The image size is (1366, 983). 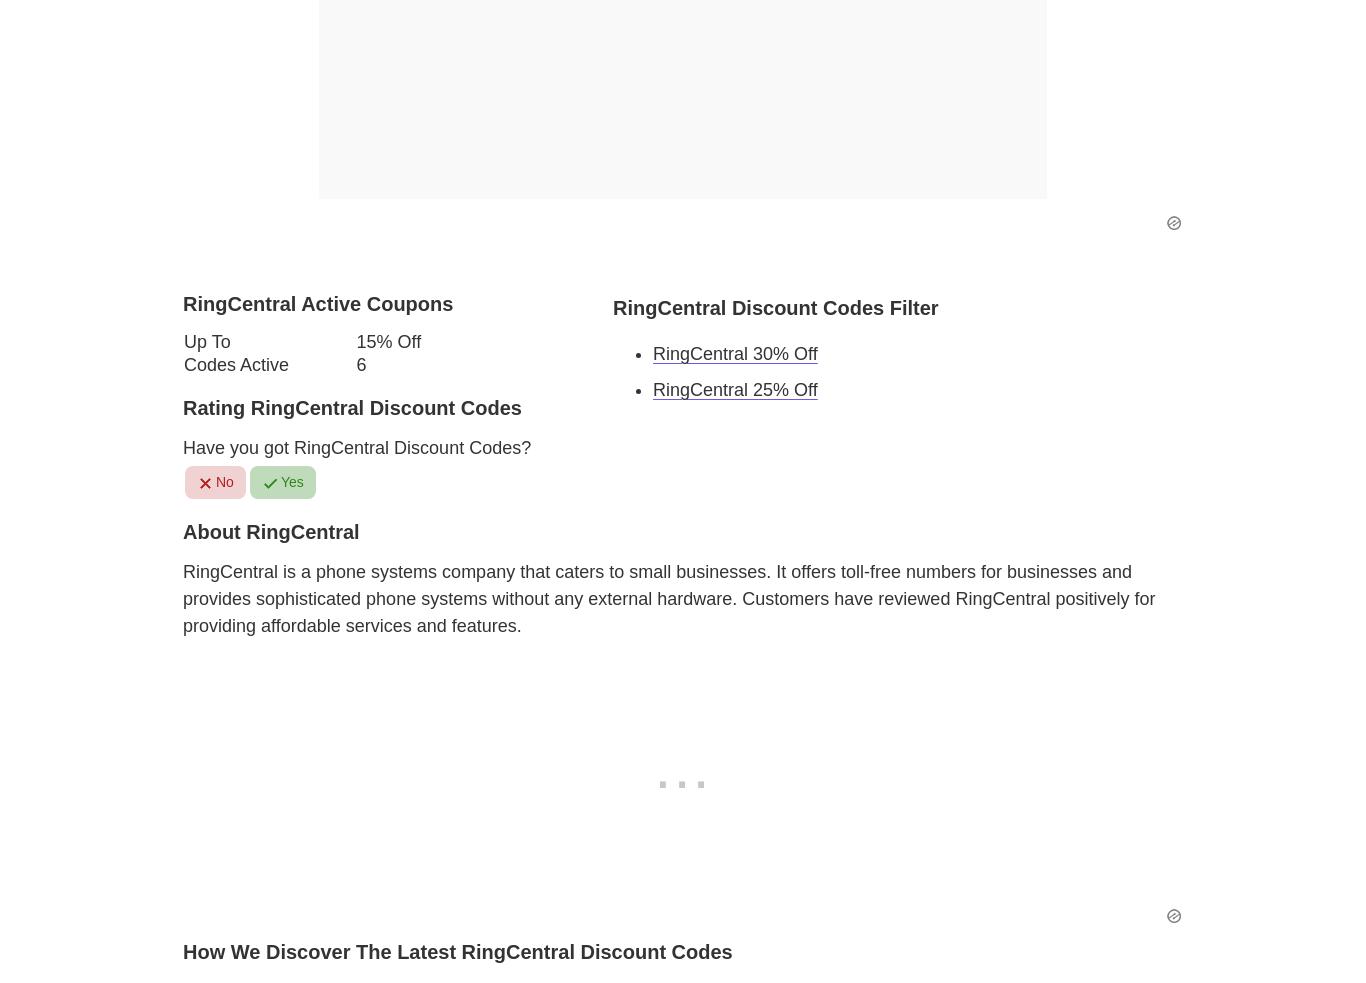 What do you see at coordinates (182, 407) in the screenshot?
I see `'Rating RingCentral Discount Codes'` at bounding box center [182, 407].